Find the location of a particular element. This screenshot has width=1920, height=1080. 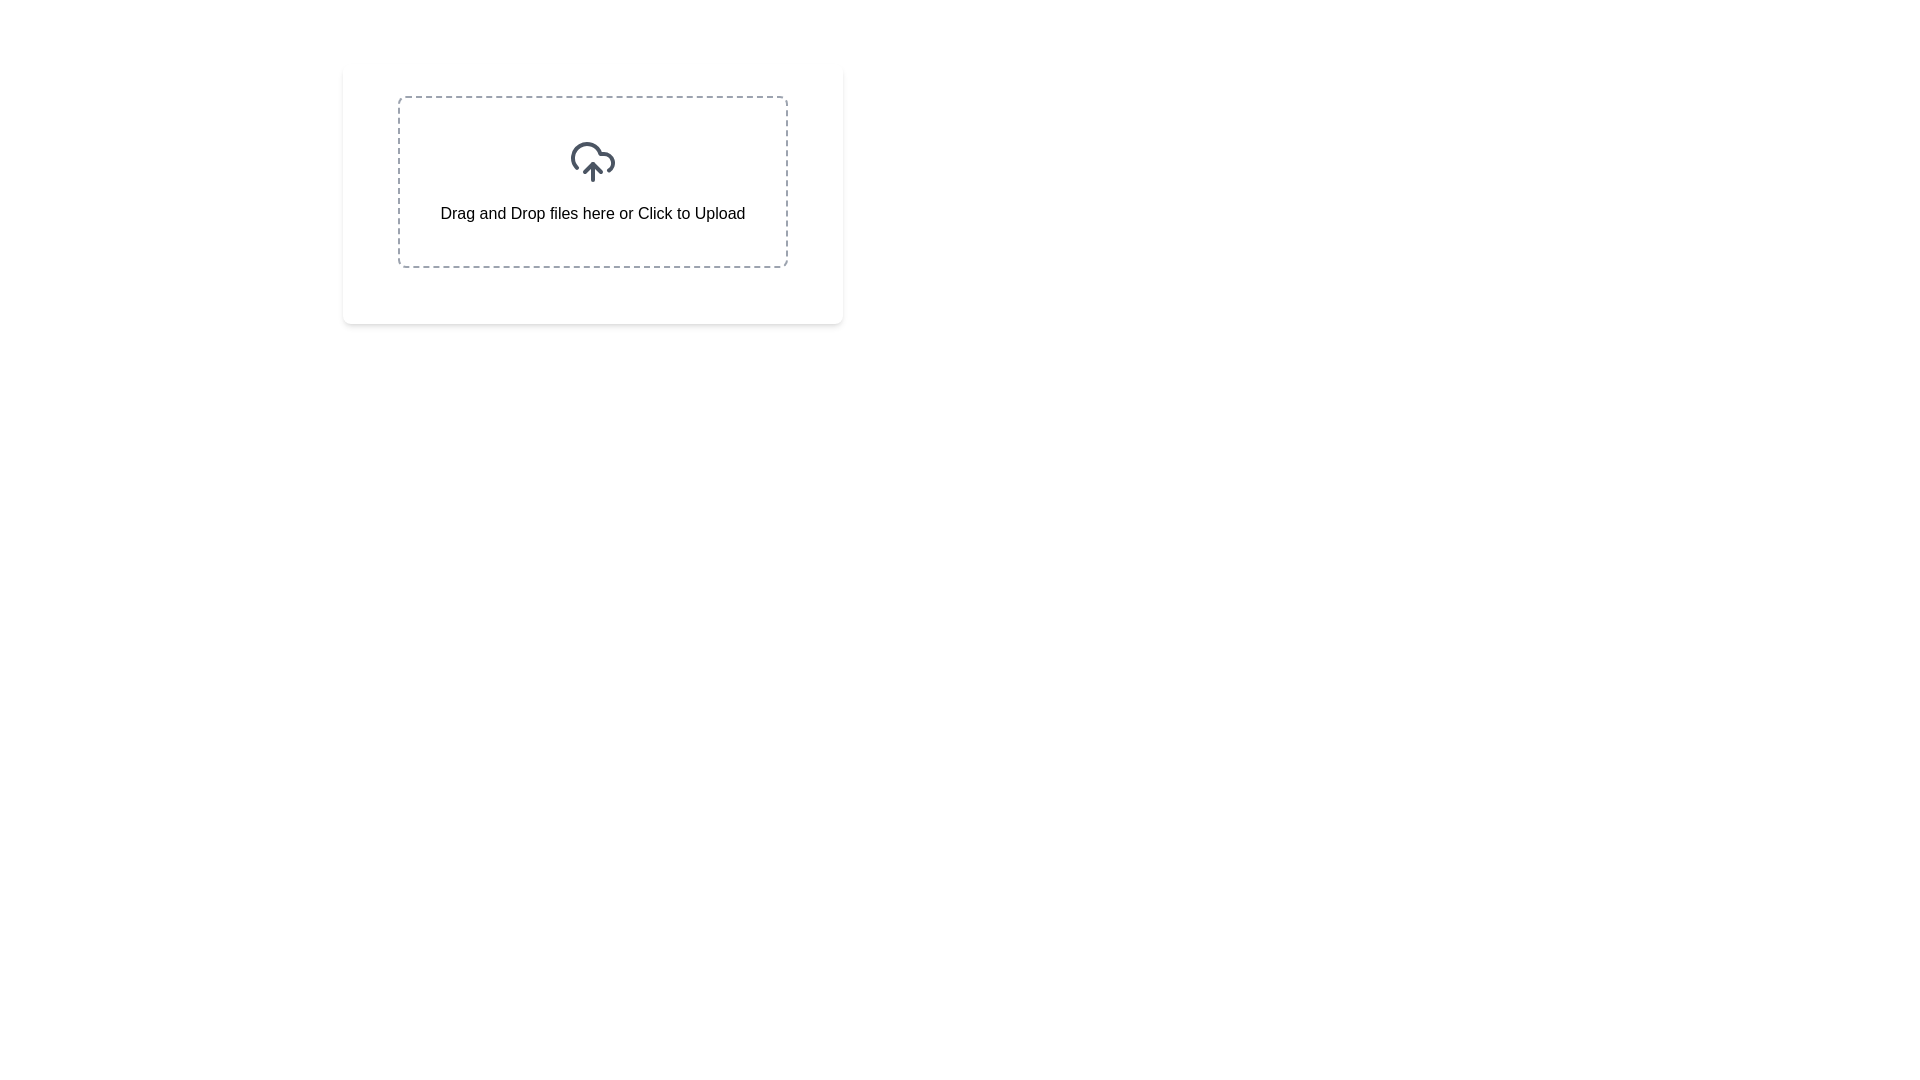

the upload icon graphic, specifically the upward-pointing arrow located at the bottom center of the cloud upload icon is located at coordinates (592, 167).